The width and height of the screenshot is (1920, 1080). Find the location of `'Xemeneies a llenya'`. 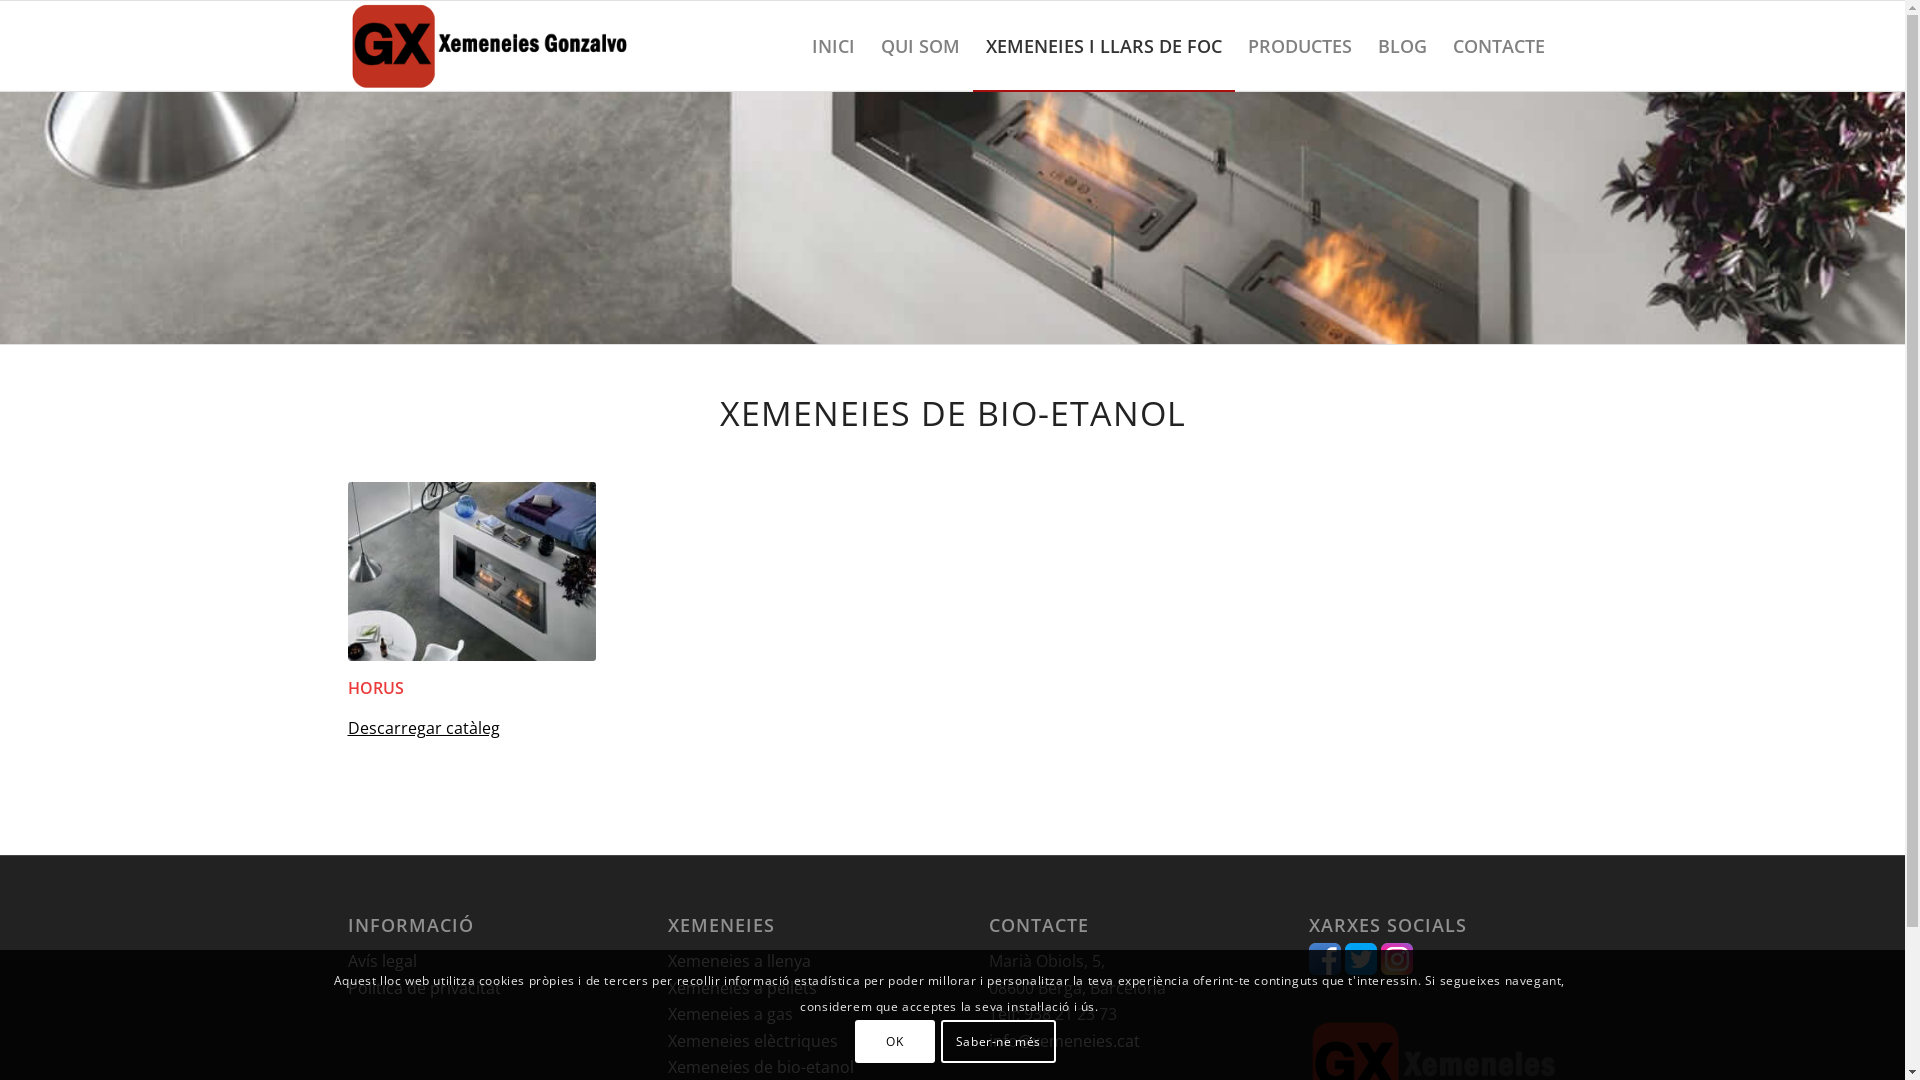

'Xemeneies a llenya' is located at coordinates (738, 959).